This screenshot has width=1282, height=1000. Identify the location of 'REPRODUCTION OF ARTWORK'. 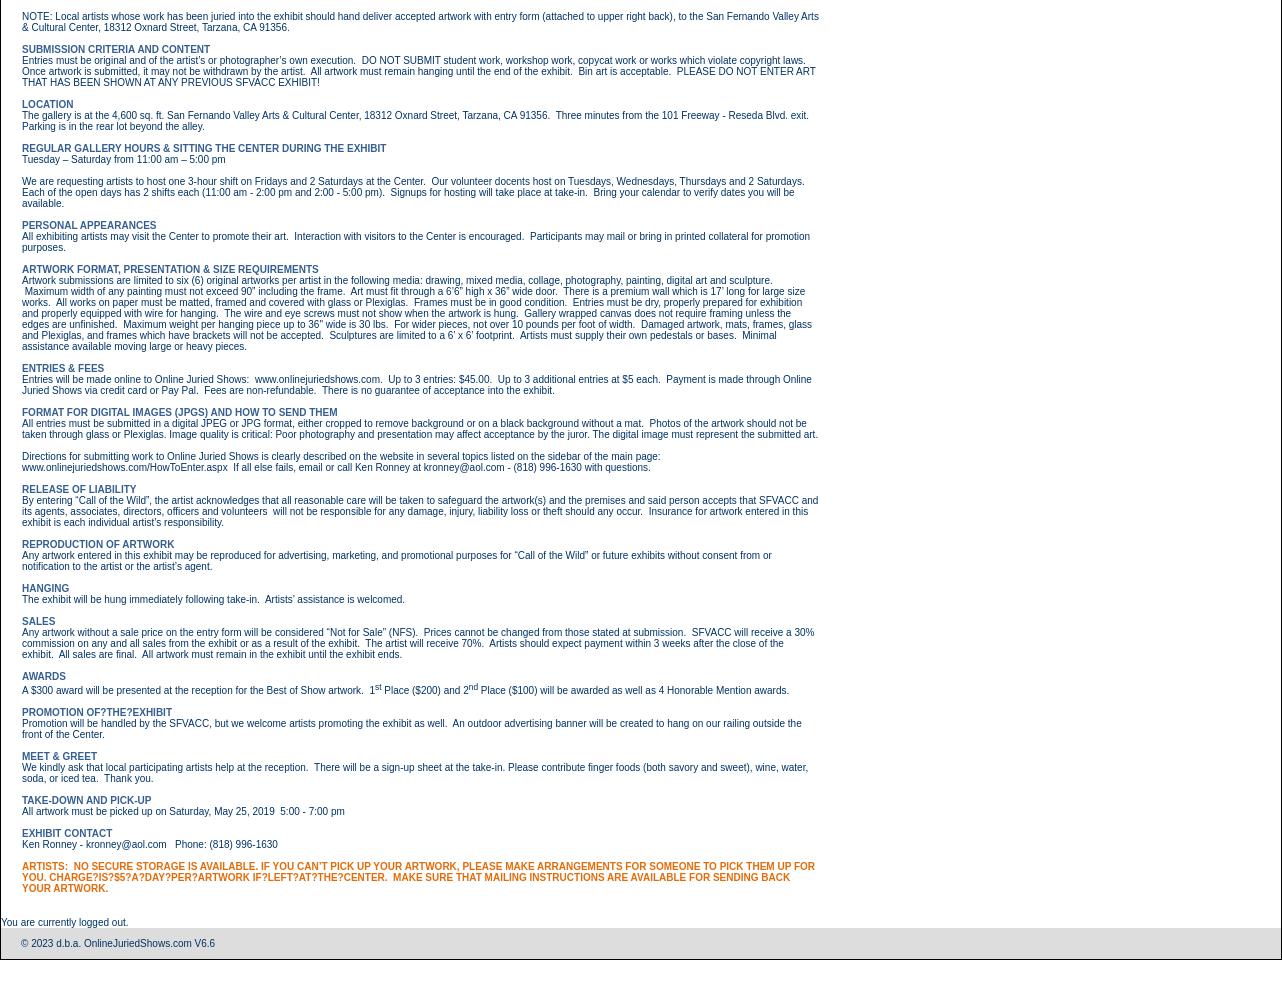
(22, 543).